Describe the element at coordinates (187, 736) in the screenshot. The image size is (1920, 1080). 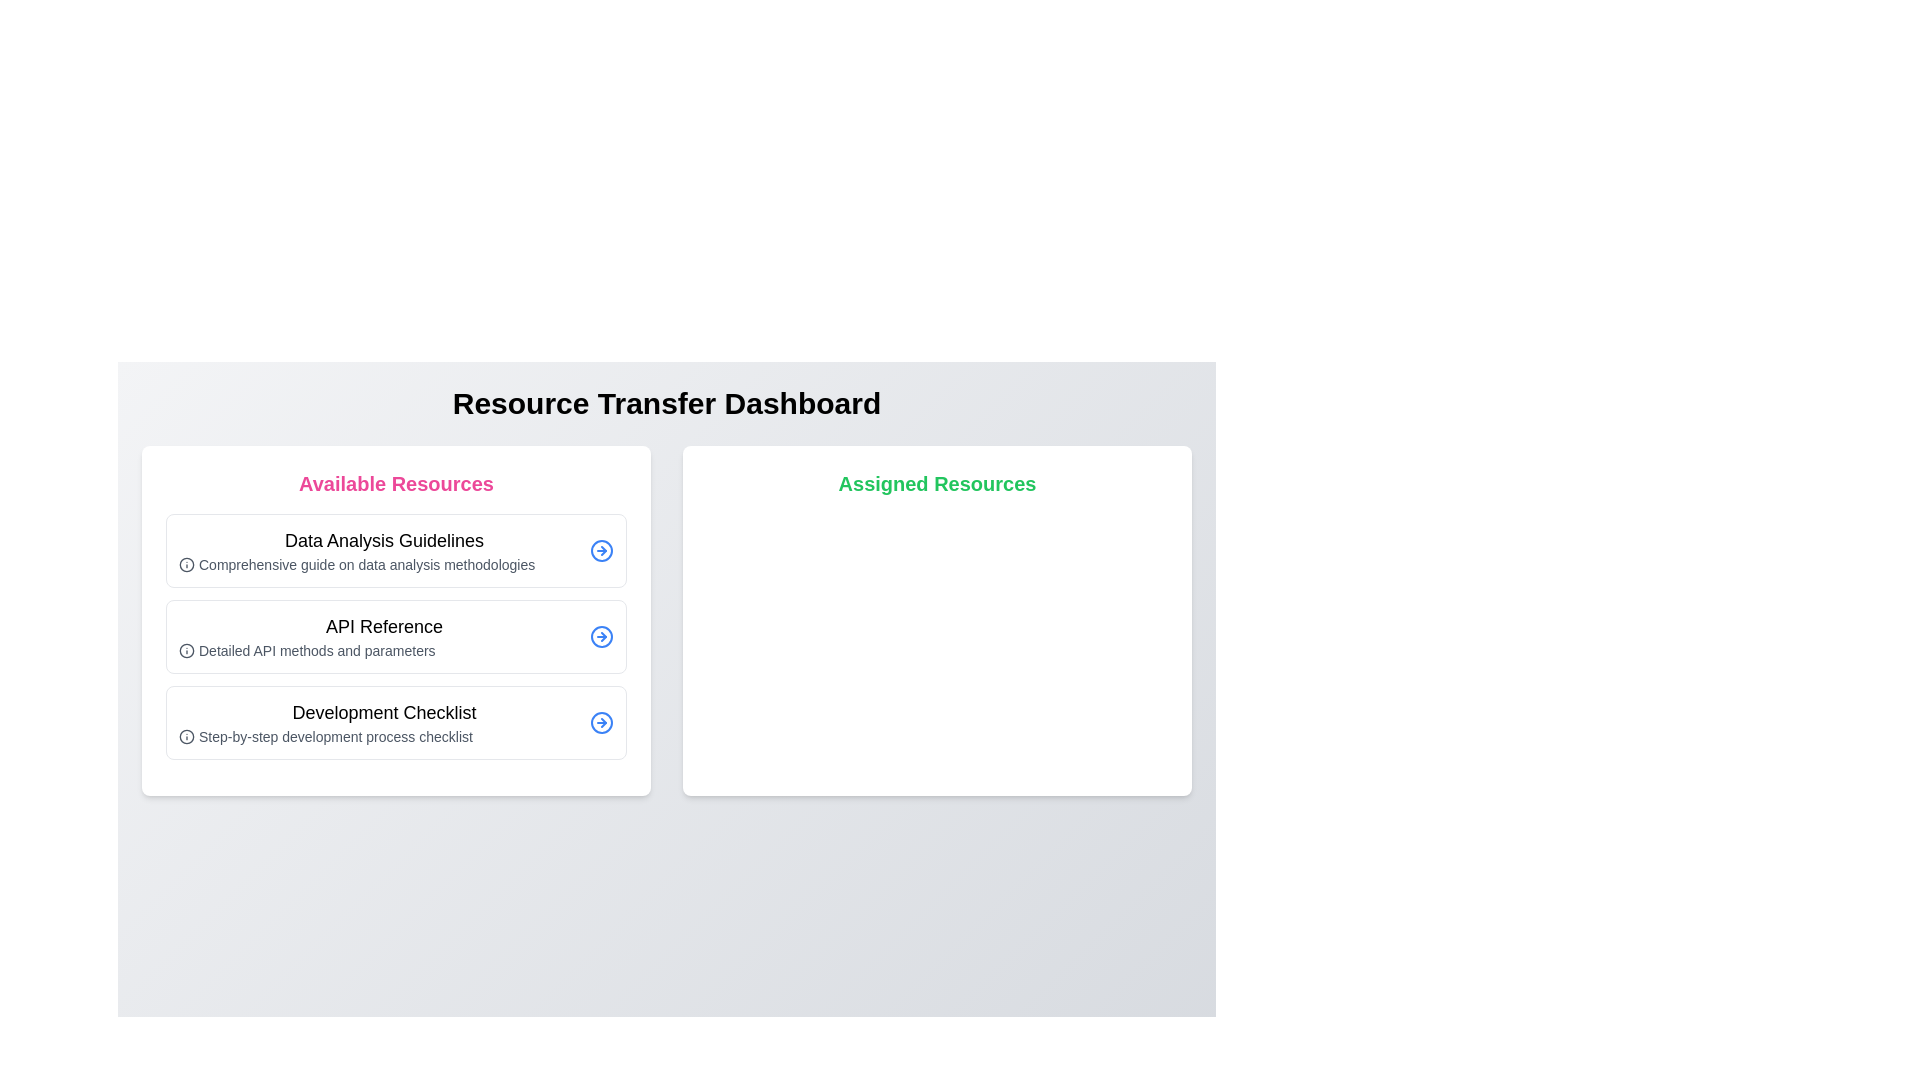
I see `the circular information icon located to the left of the text 'Step-by-step development process checklist'` at that location.